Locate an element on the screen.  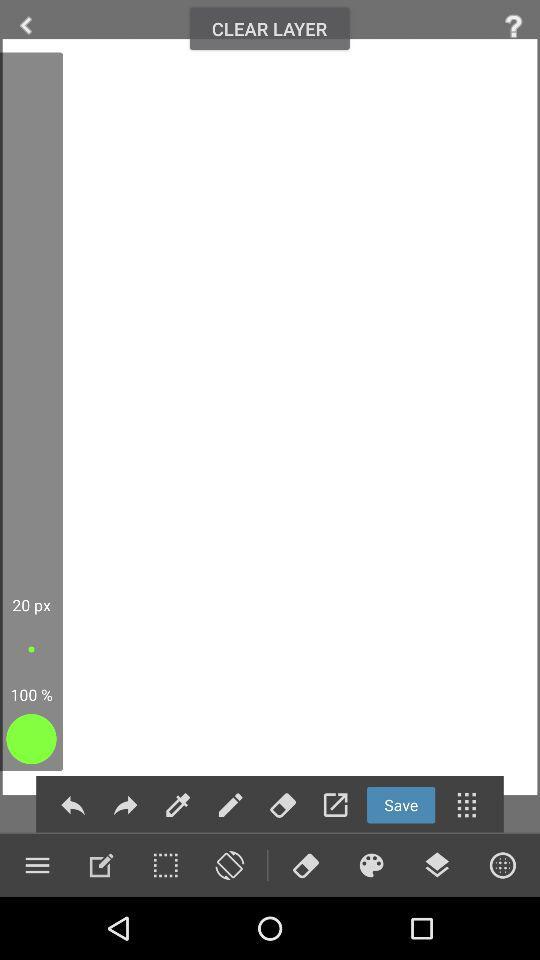
the edit icon is located at coordinates (100, 864).